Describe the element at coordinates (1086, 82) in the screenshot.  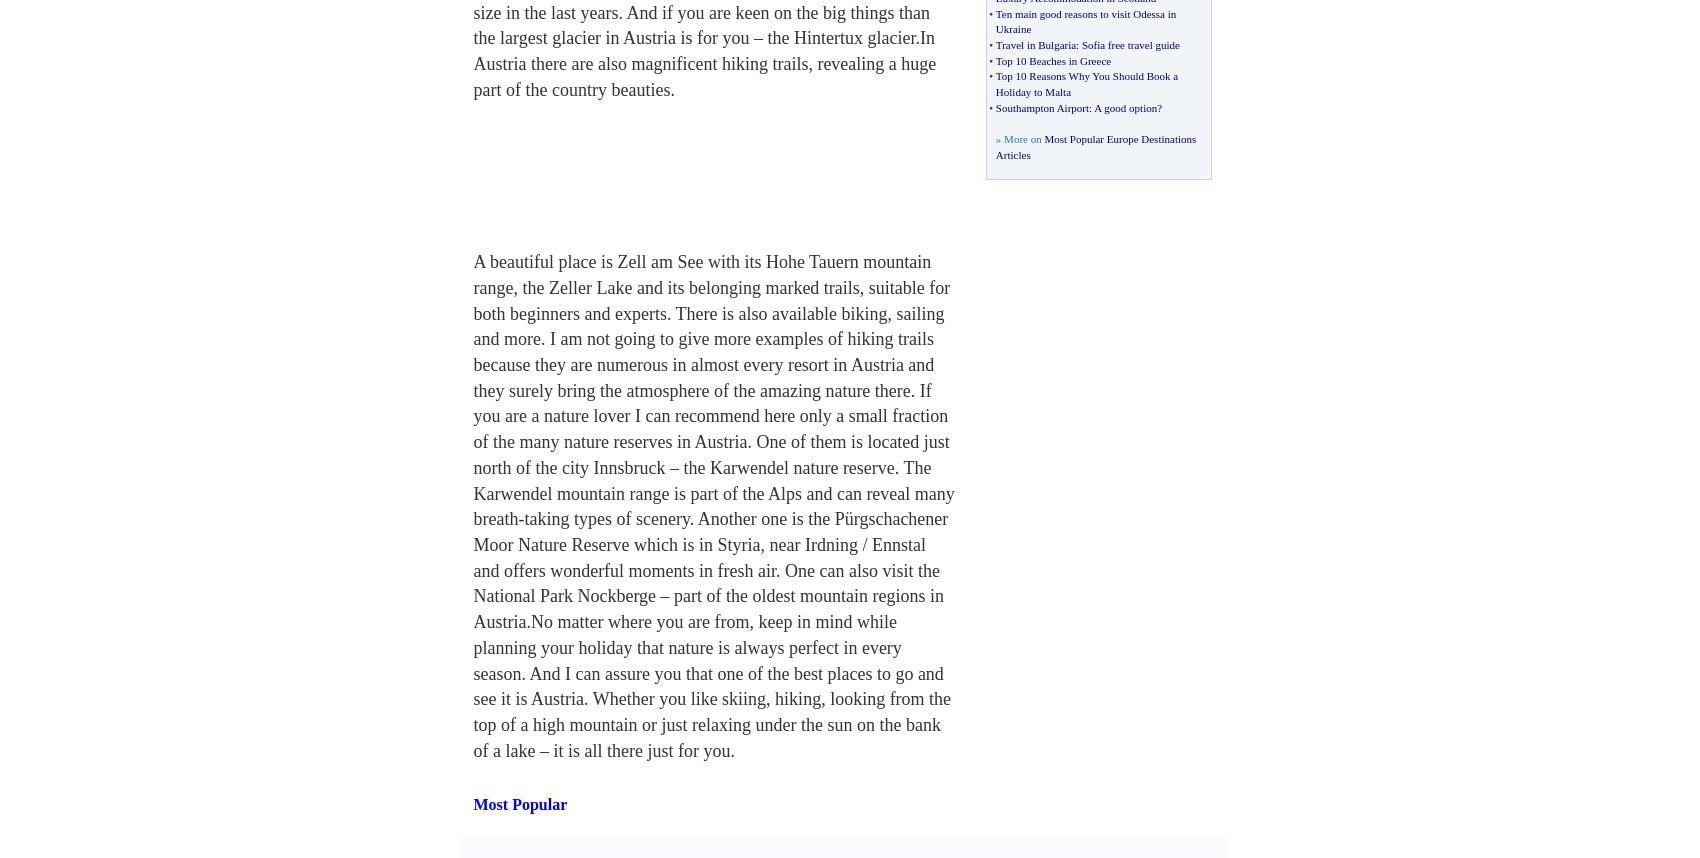
I see `'Top 10 Reasons Why You Should Book a Holiday to Malta'` at that location.